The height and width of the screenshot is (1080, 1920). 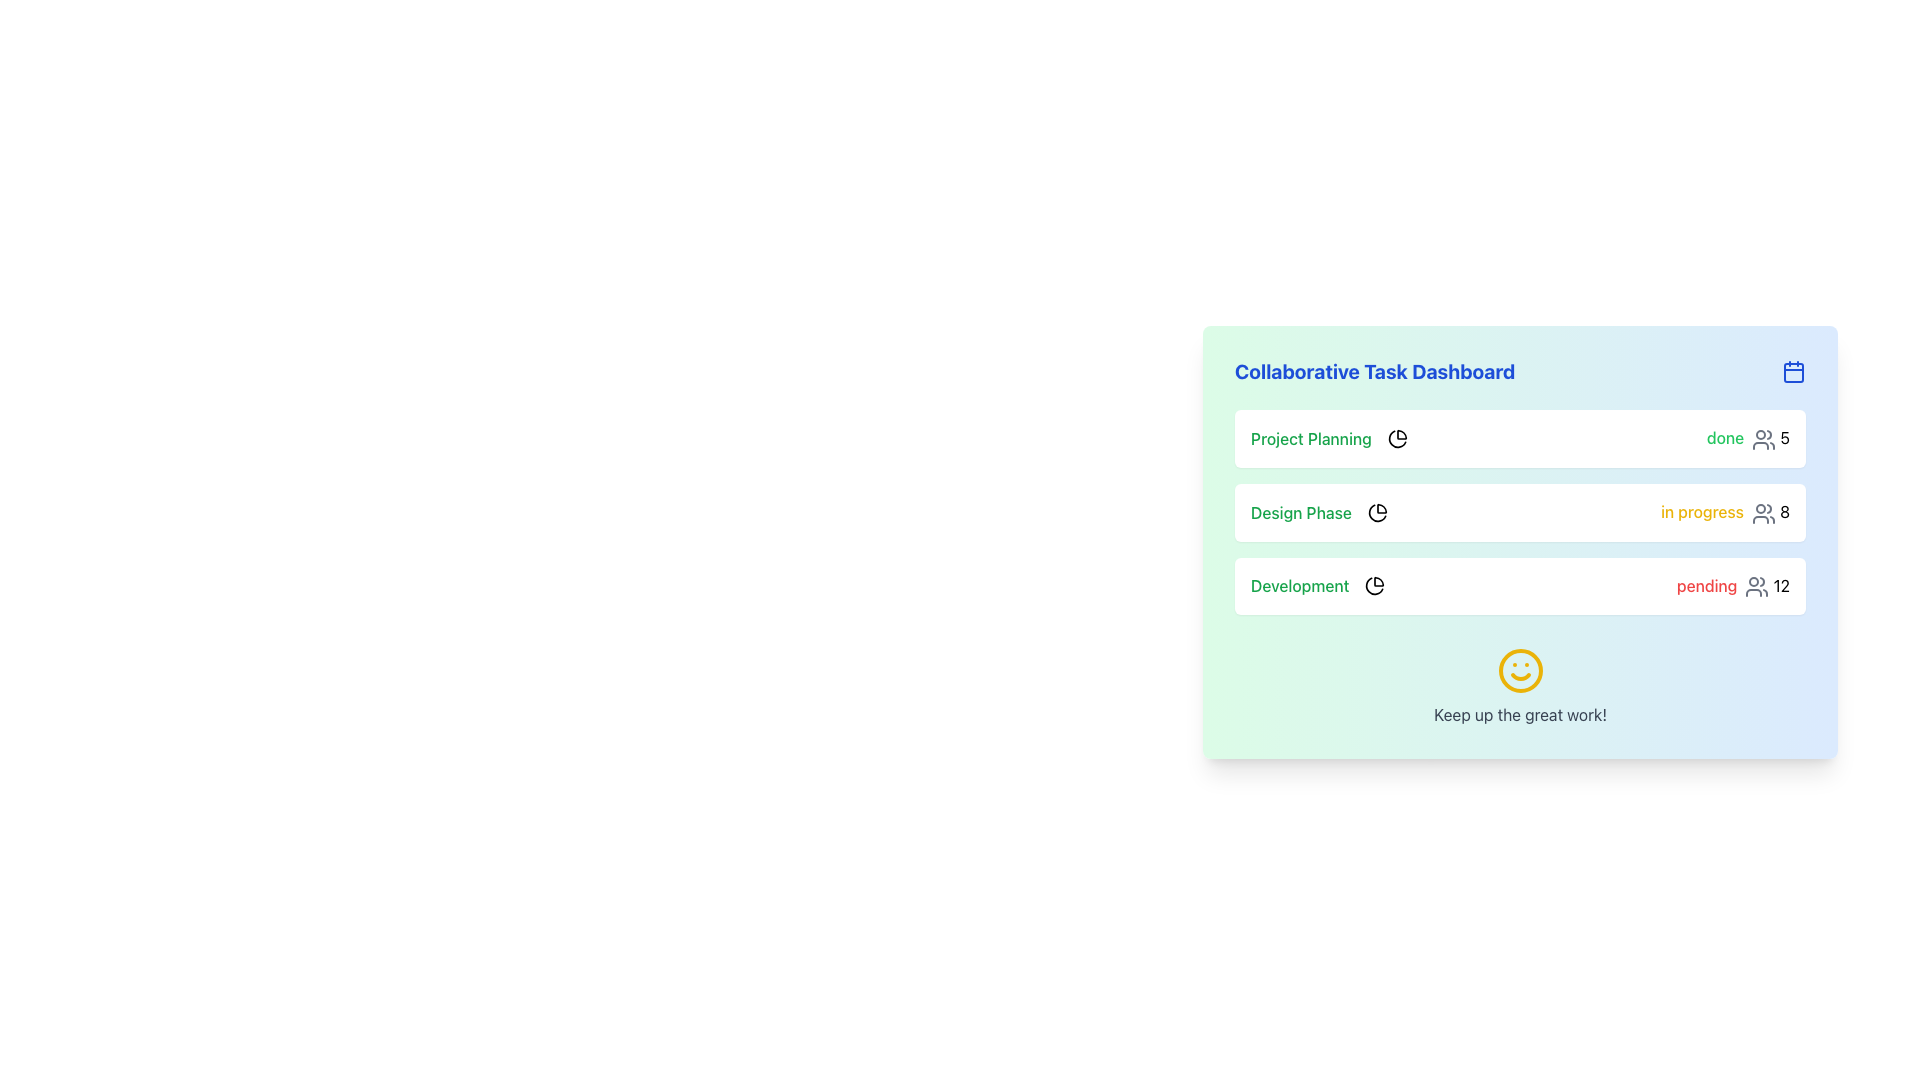 What do you see at coordinates (1301, 511) in the screenshot?
I see `the 'Design Phase' text label in the task dashboard, which is located in the second row beneath 'Project Planning'` at bounding box center [1301, 511].